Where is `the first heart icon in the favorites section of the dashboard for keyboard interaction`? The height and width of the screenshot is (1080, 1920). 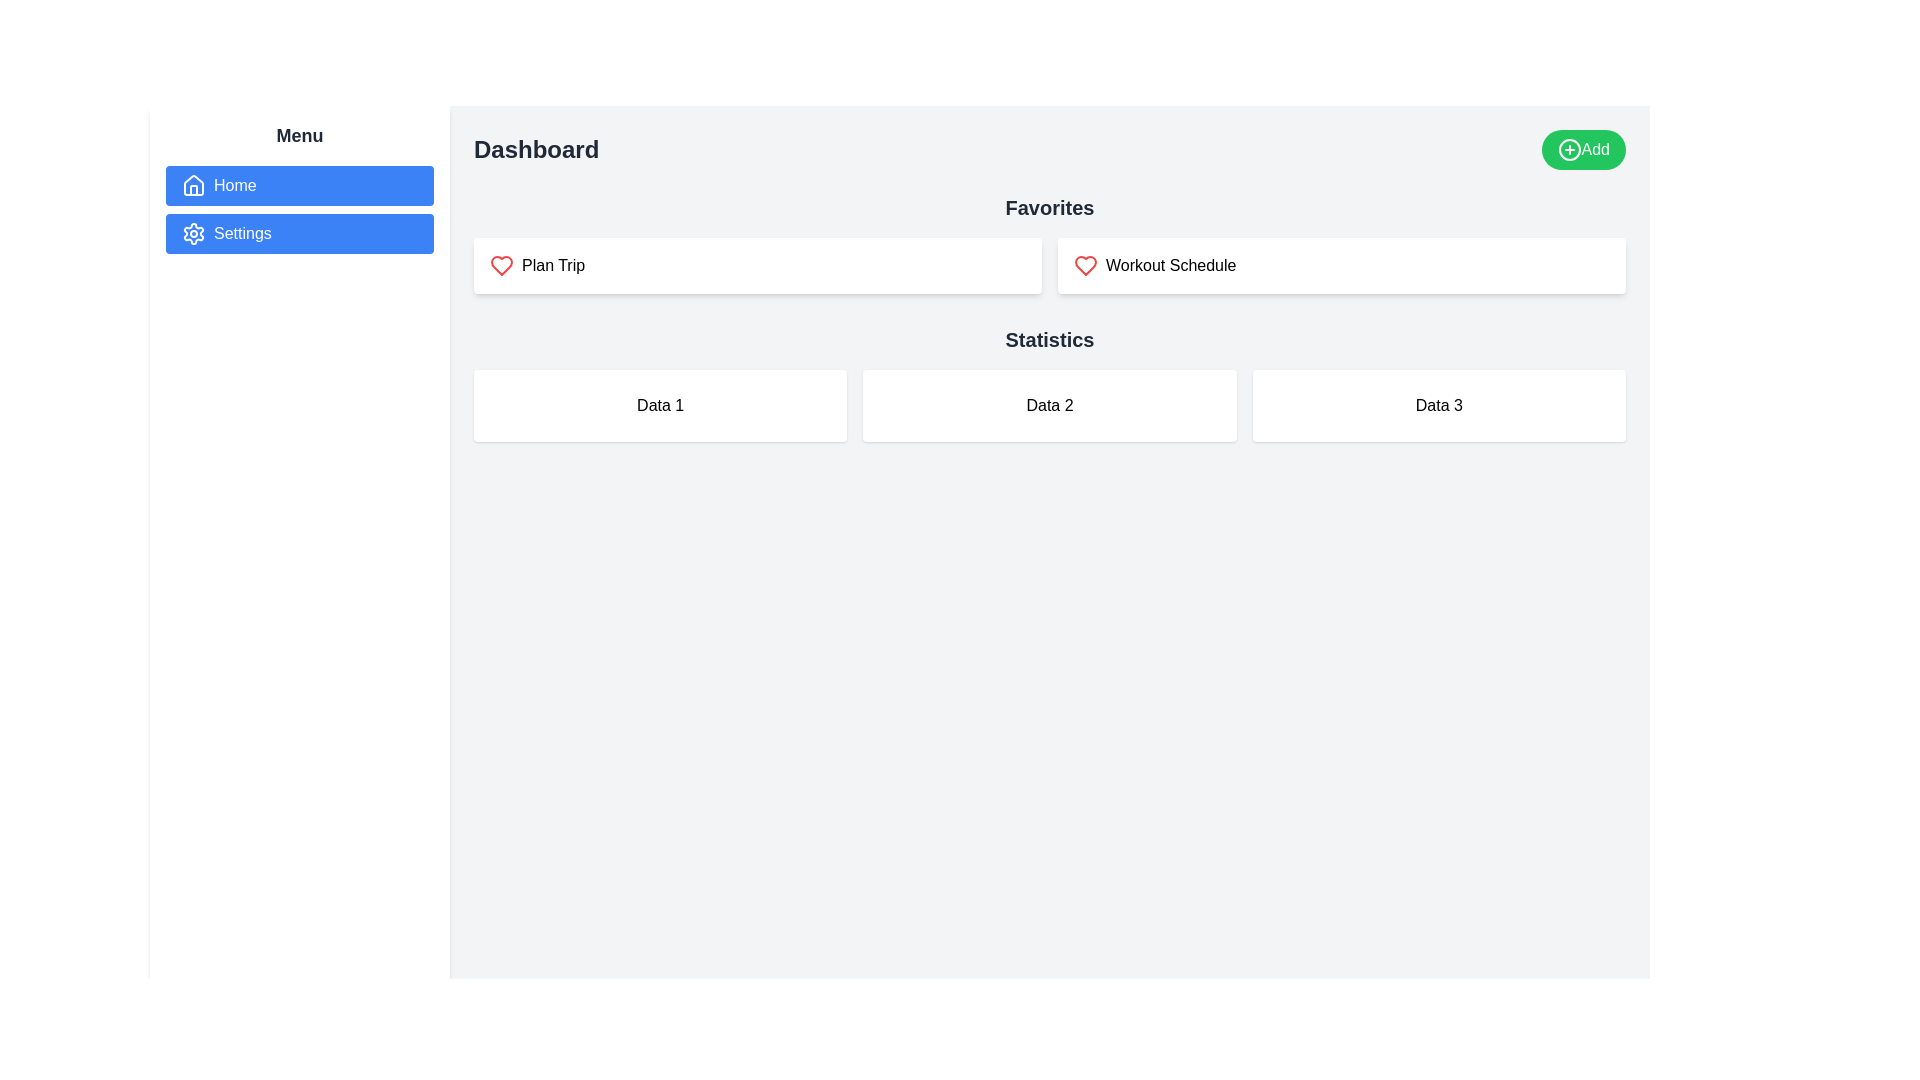 the first heart icon in the favorites section of the dashboard for keyboard interaction is located at coordinates (1084, 265).